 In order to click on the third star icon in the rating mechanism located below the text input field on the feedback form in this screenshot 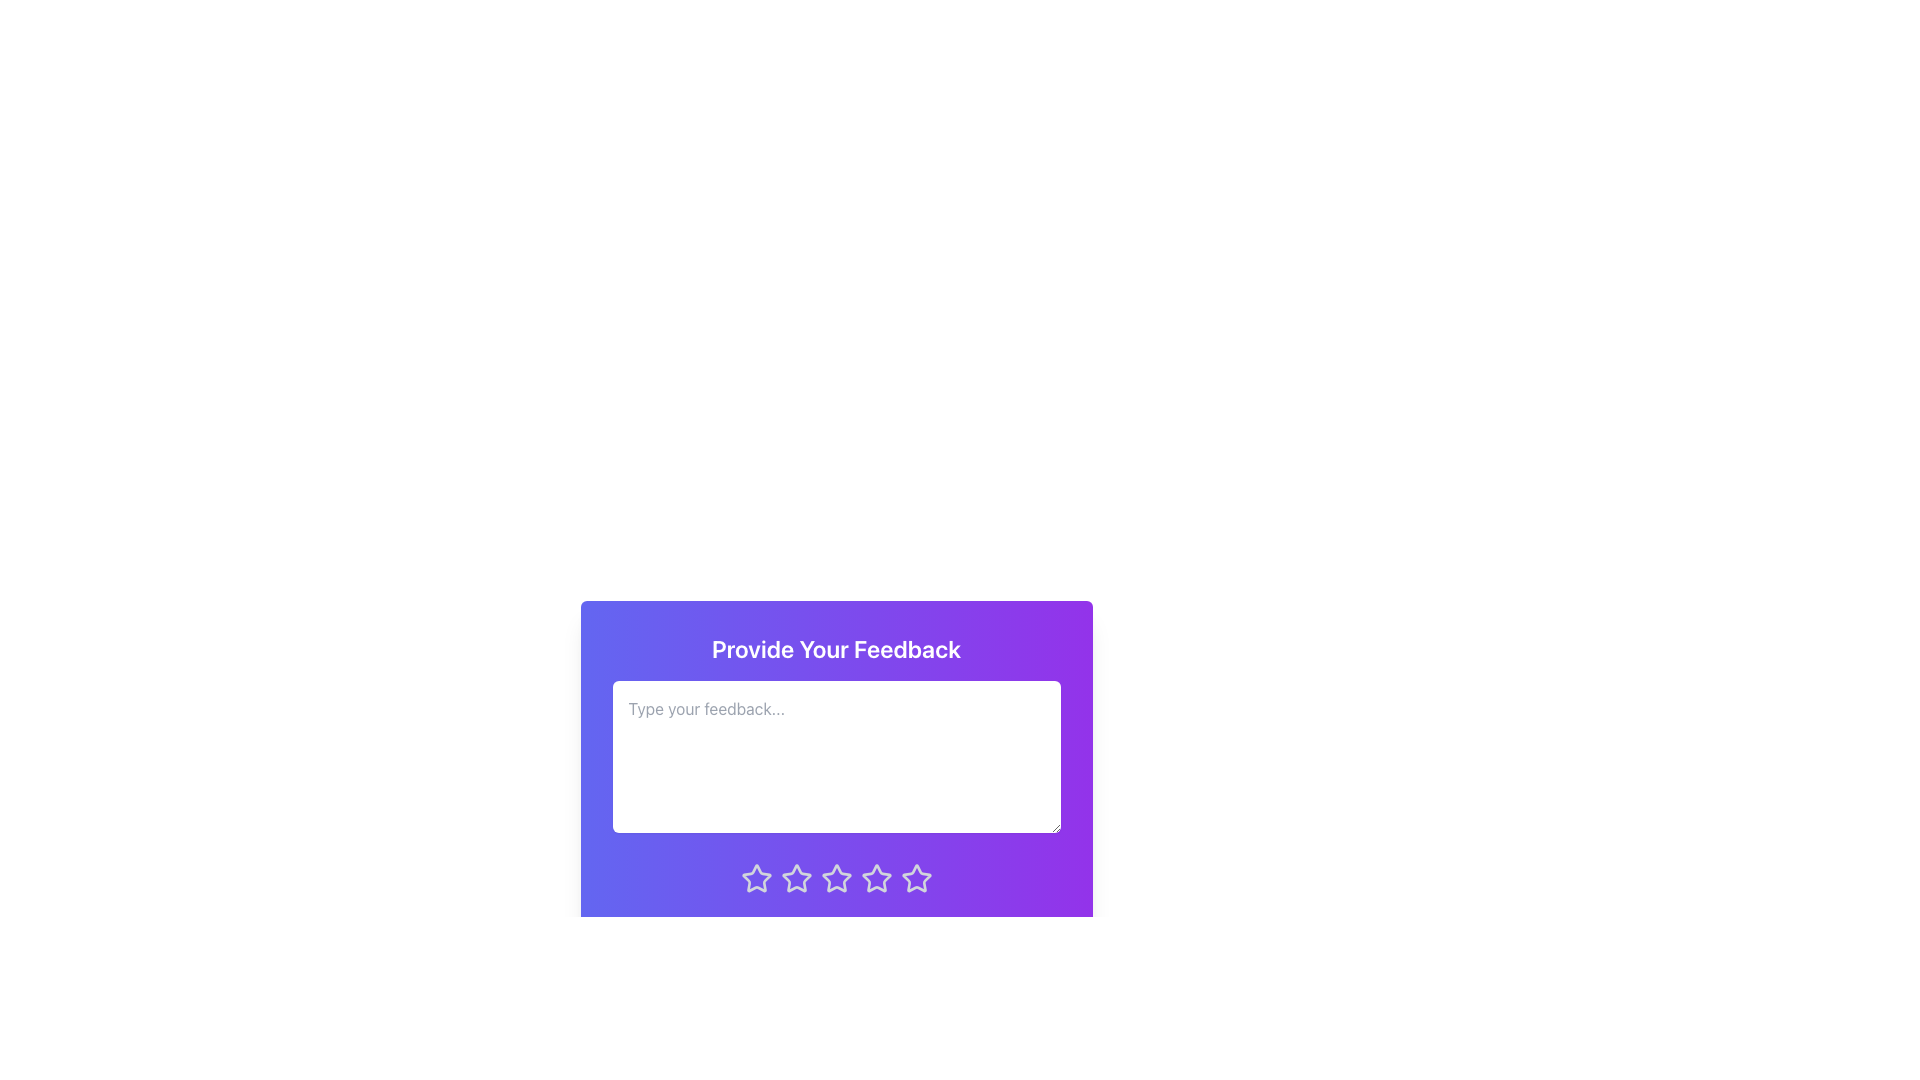, I will do `click(836, 877)`.